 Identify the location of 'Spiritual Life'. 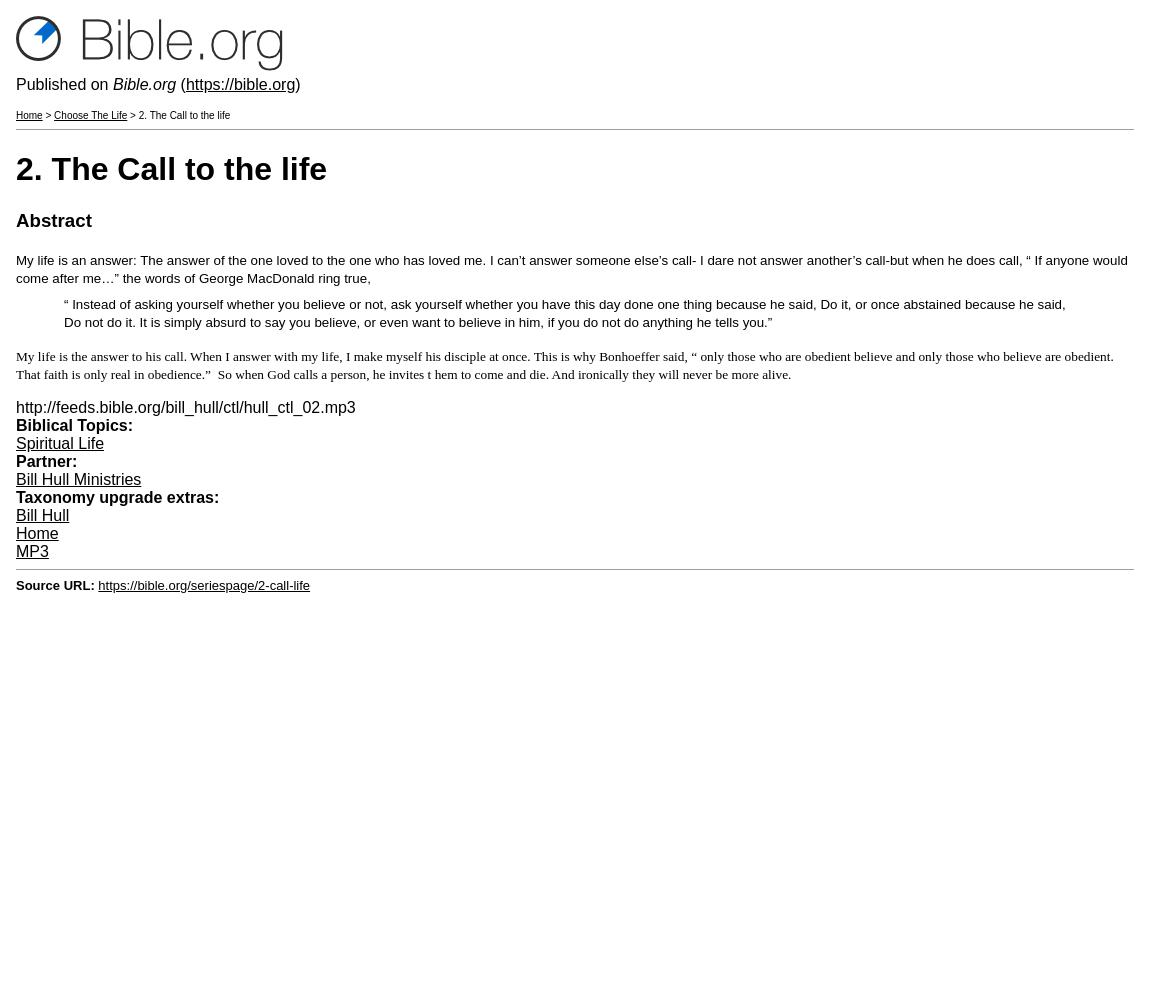
(59, 441).